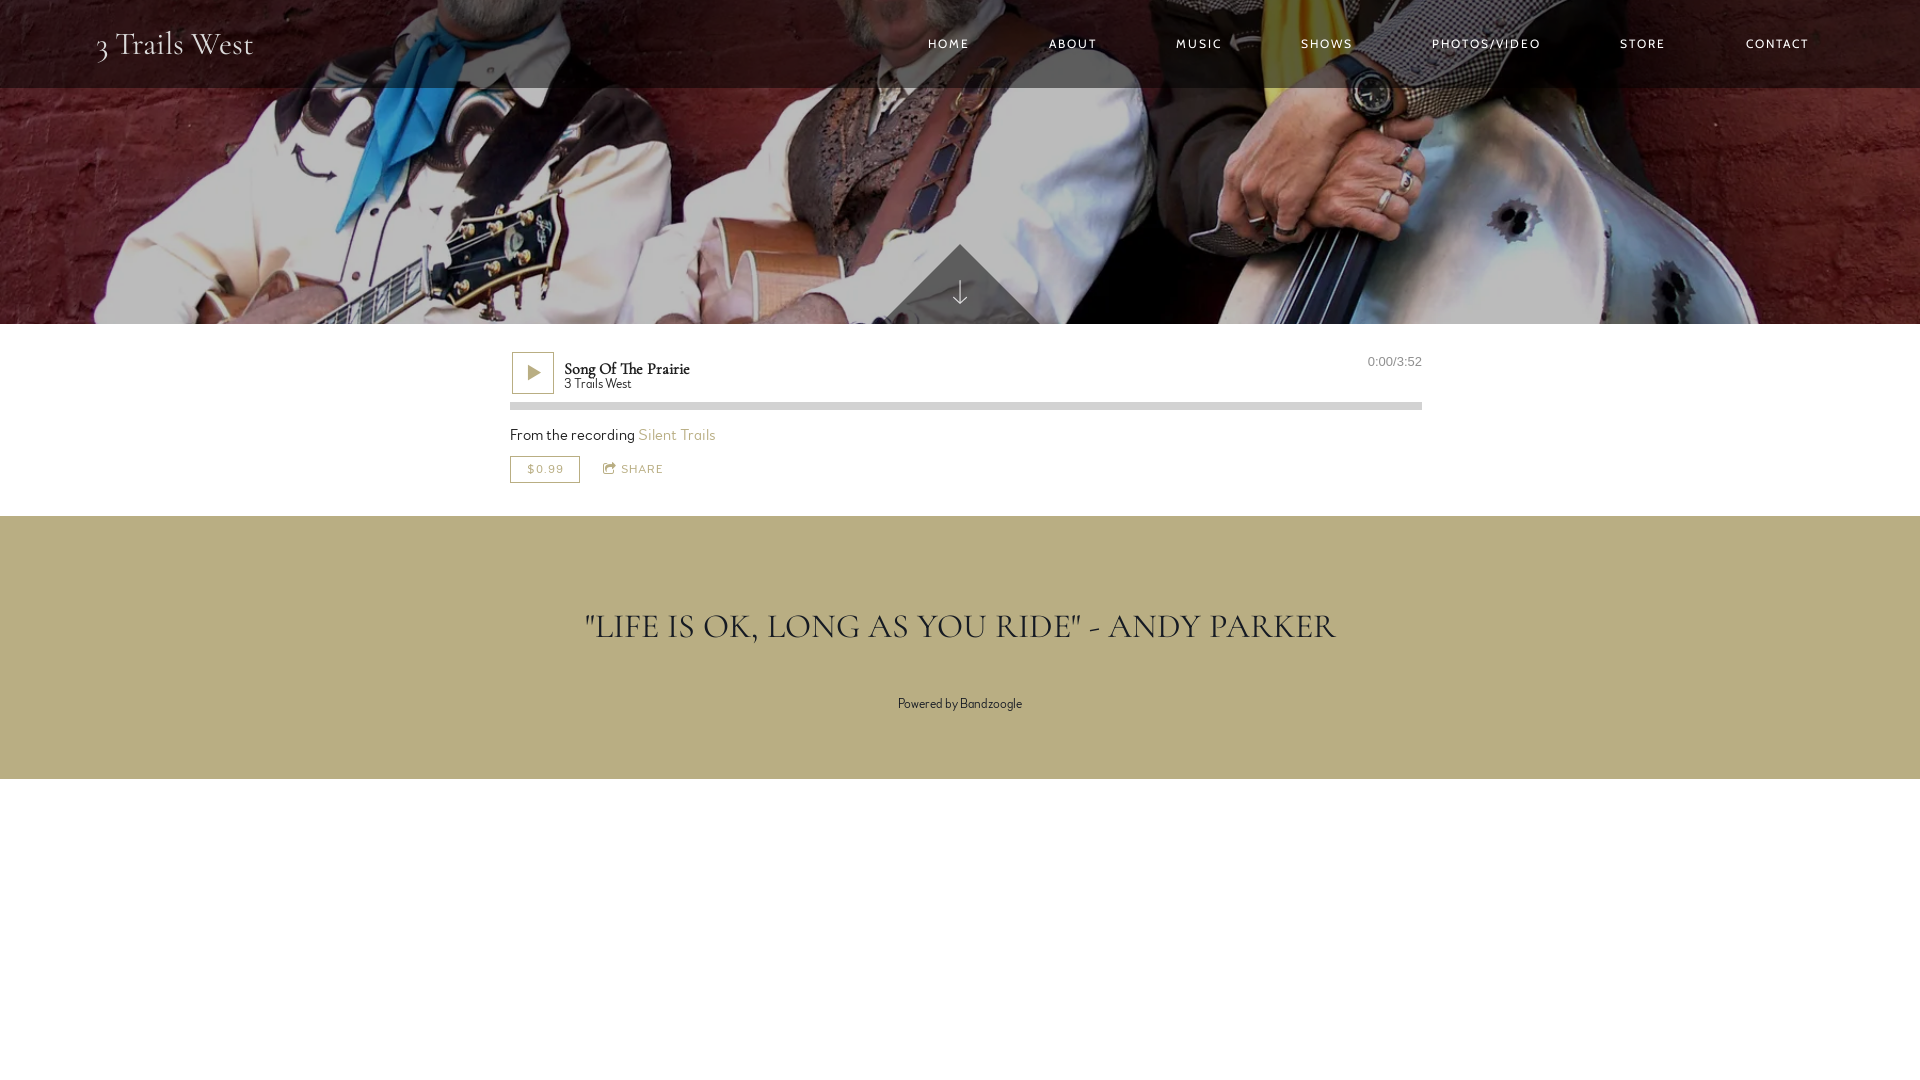  I want to click on 'MUSIC', so click(1199, 43).